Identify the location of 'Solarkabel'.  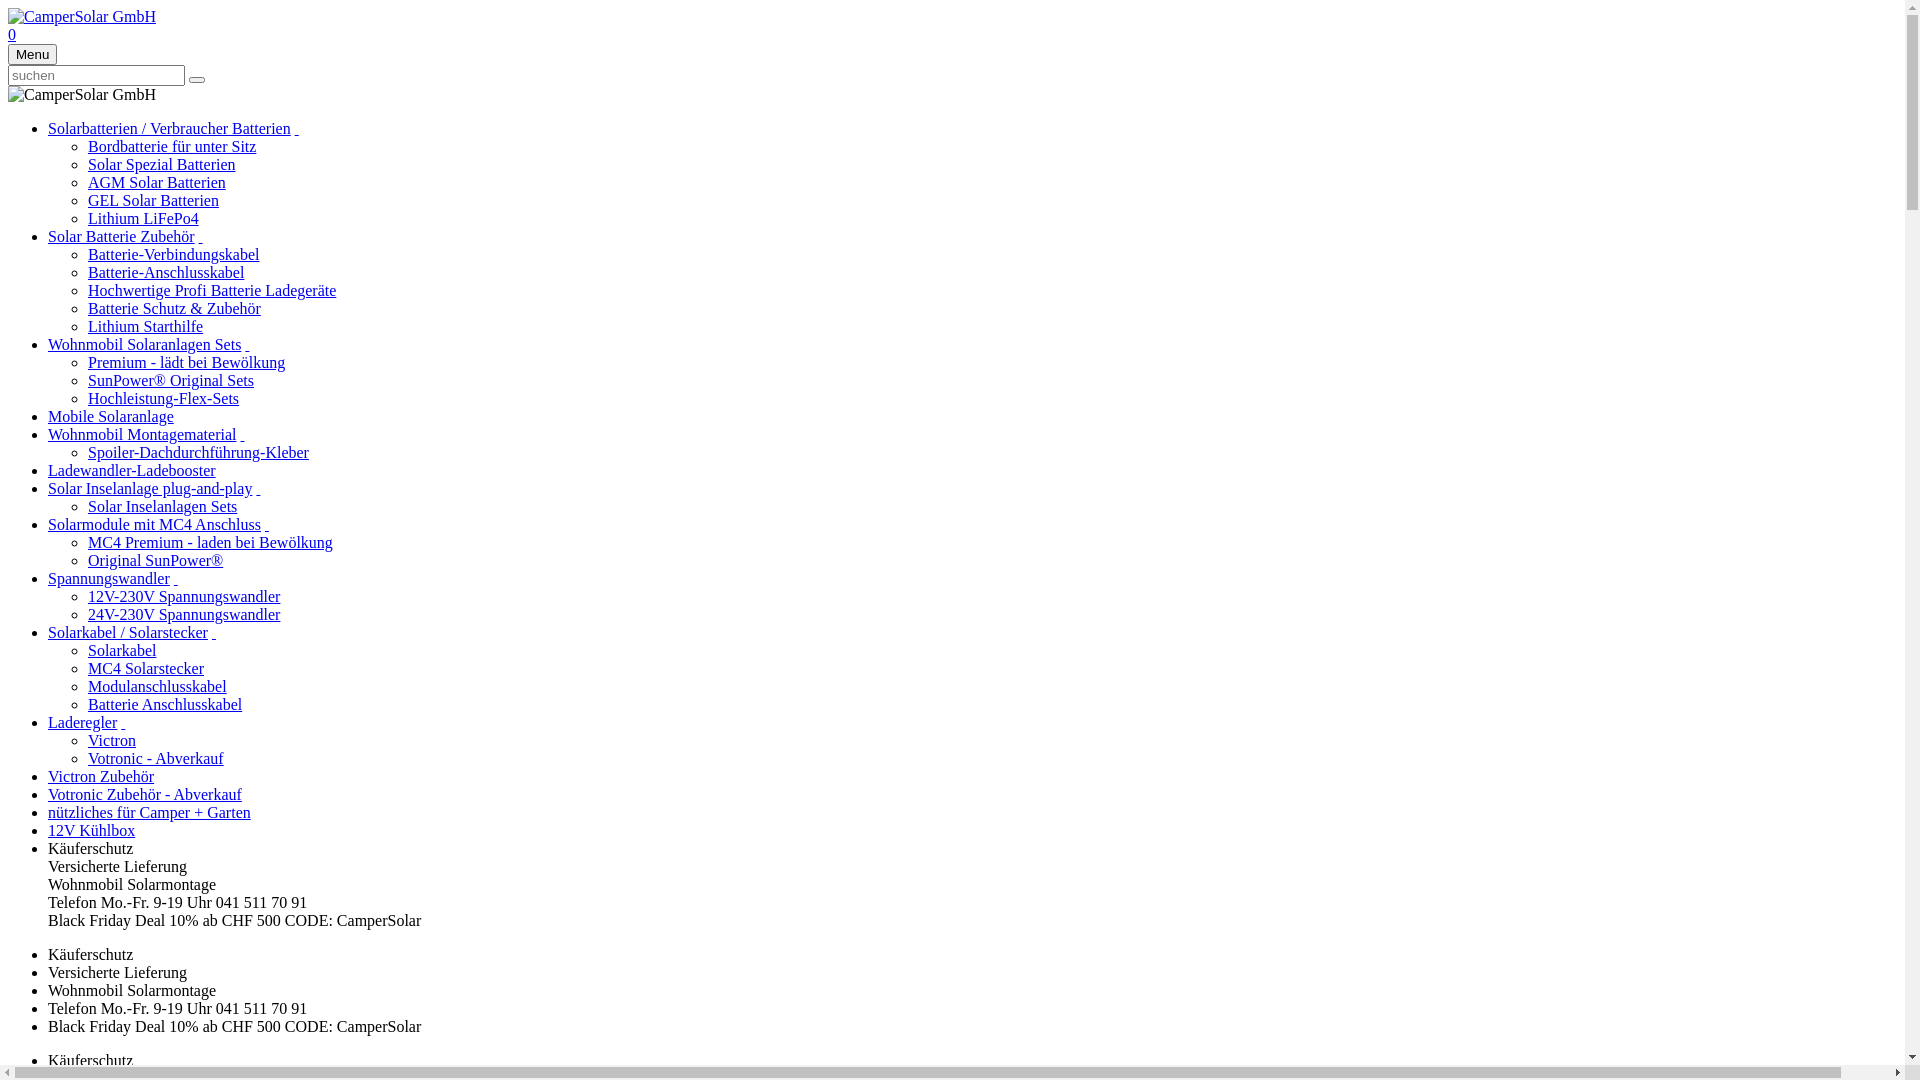
(120, 650).